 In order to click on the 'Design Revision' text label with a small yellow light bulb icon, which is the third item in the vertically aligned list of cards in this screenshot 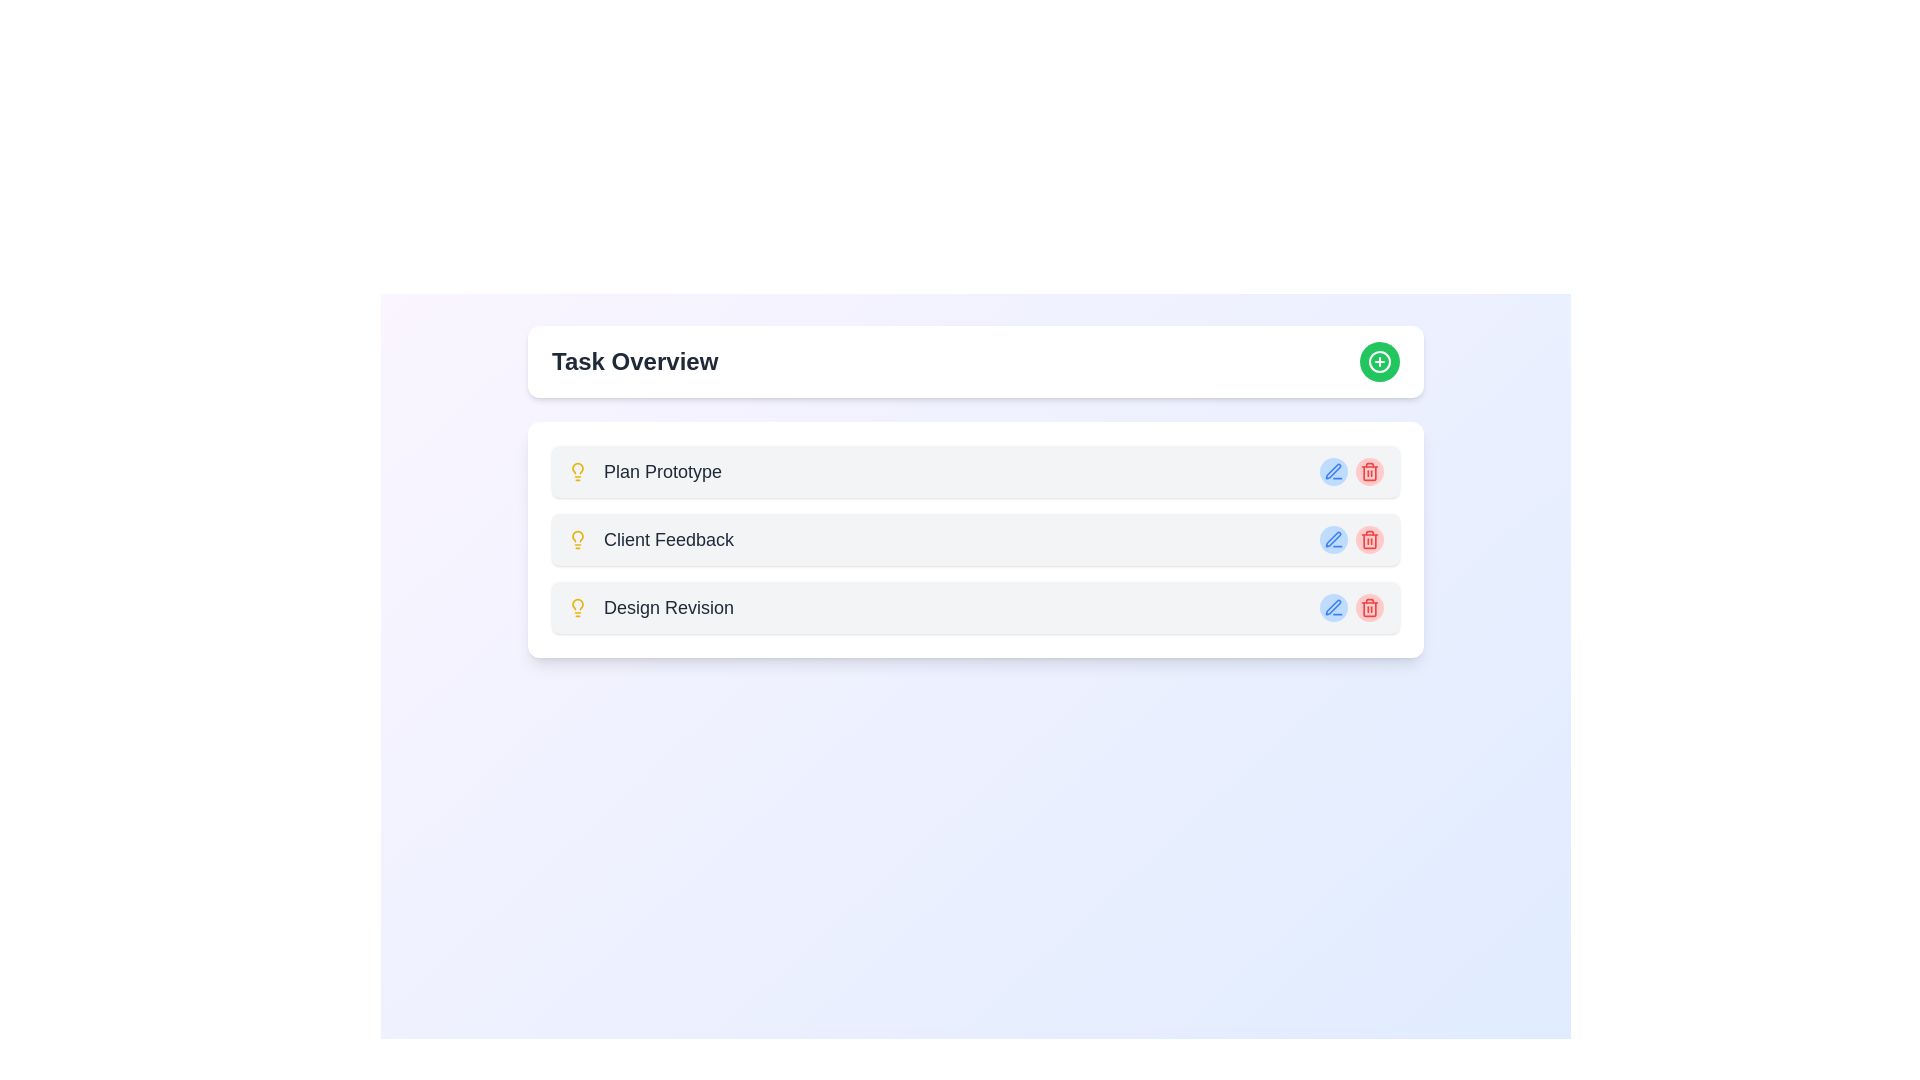, I will do `click(651, 607)`.